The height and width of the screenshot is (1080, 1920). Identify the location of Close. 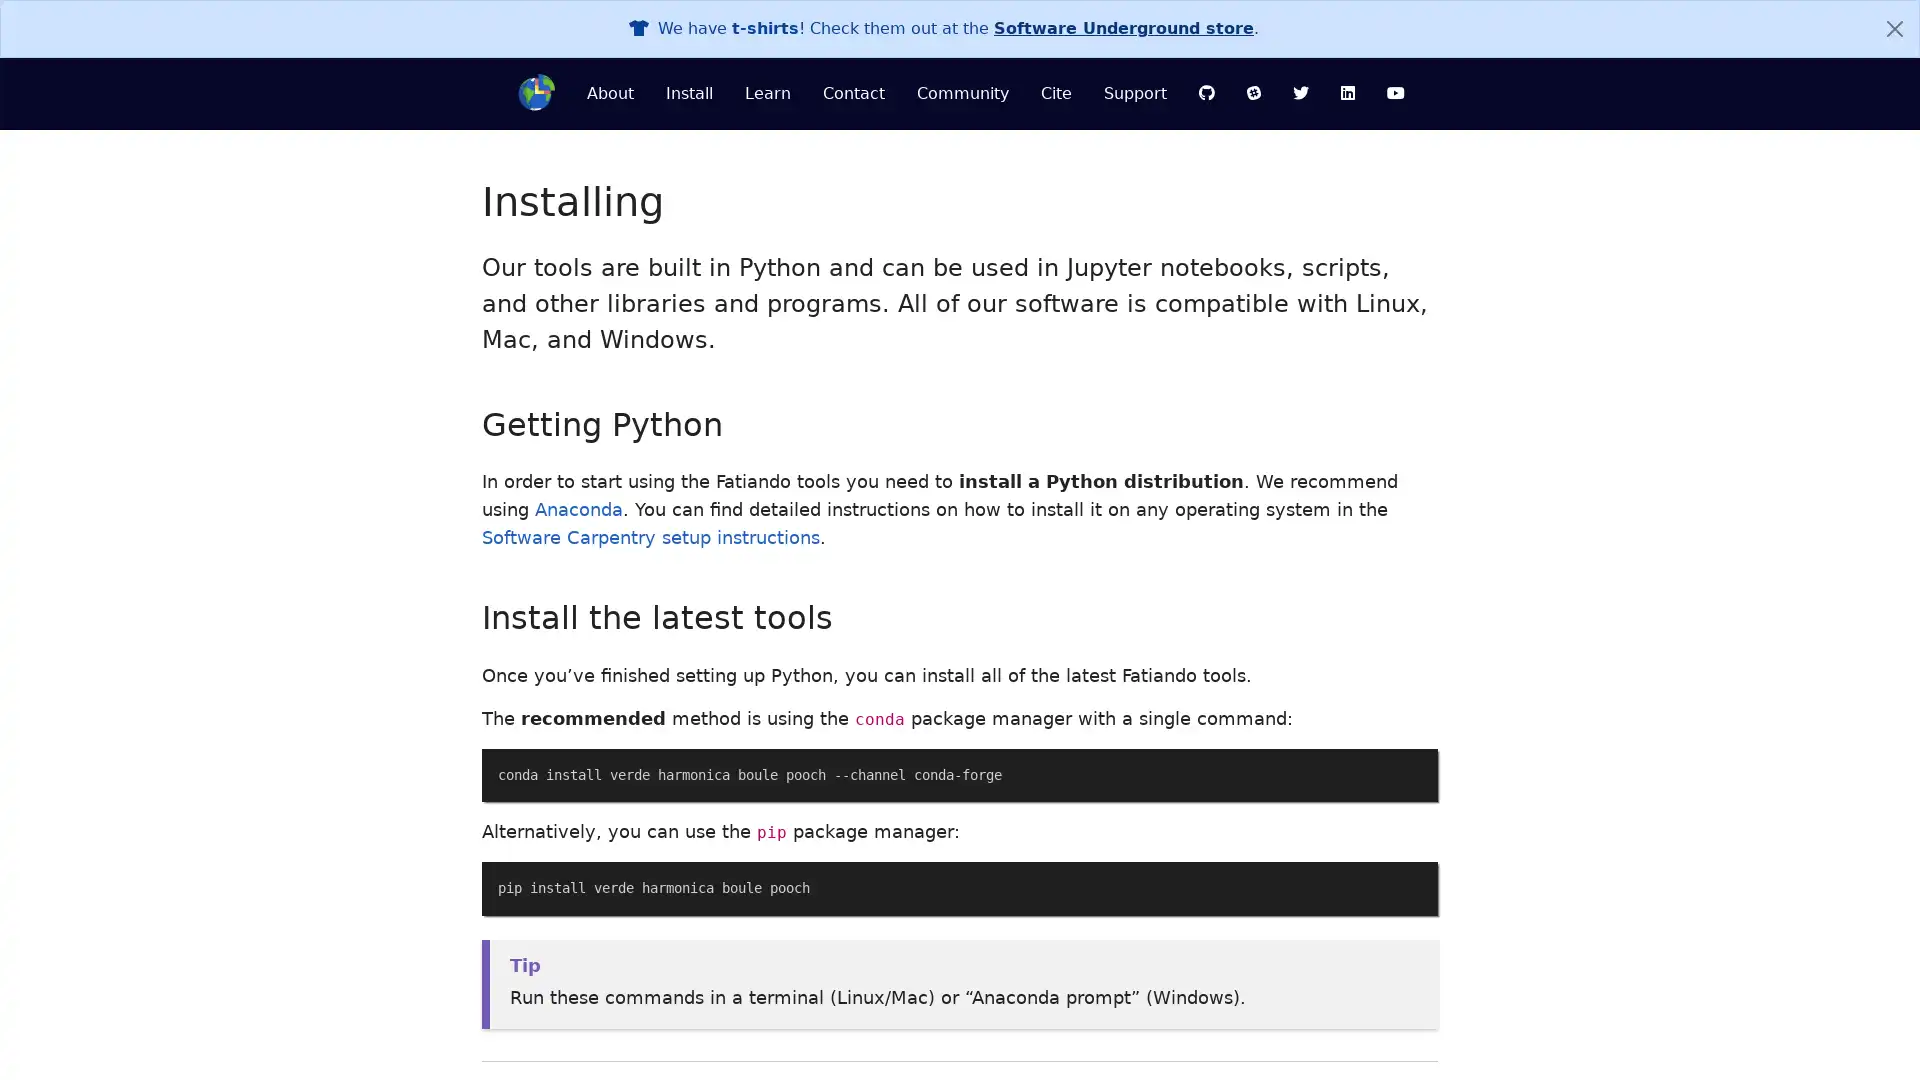
(1894, 29).